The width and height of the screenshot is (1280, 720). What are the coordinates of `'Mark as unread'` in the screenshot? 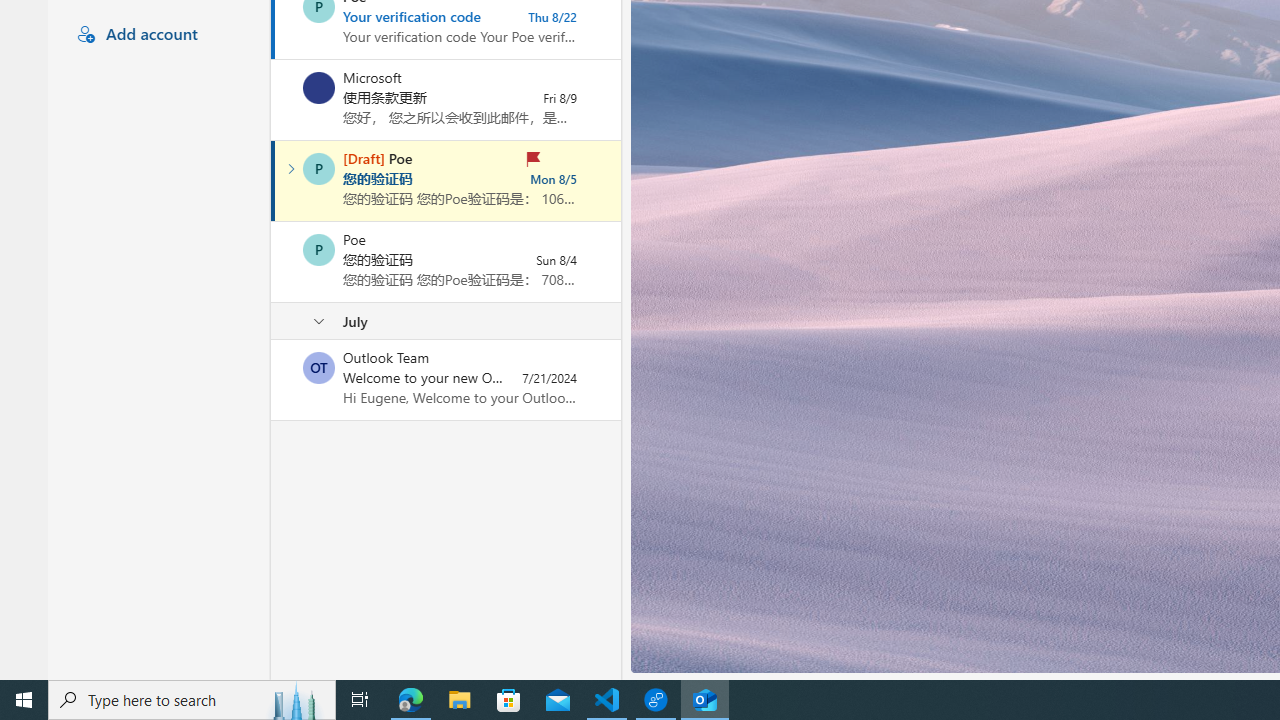 It's located at (272, 379).